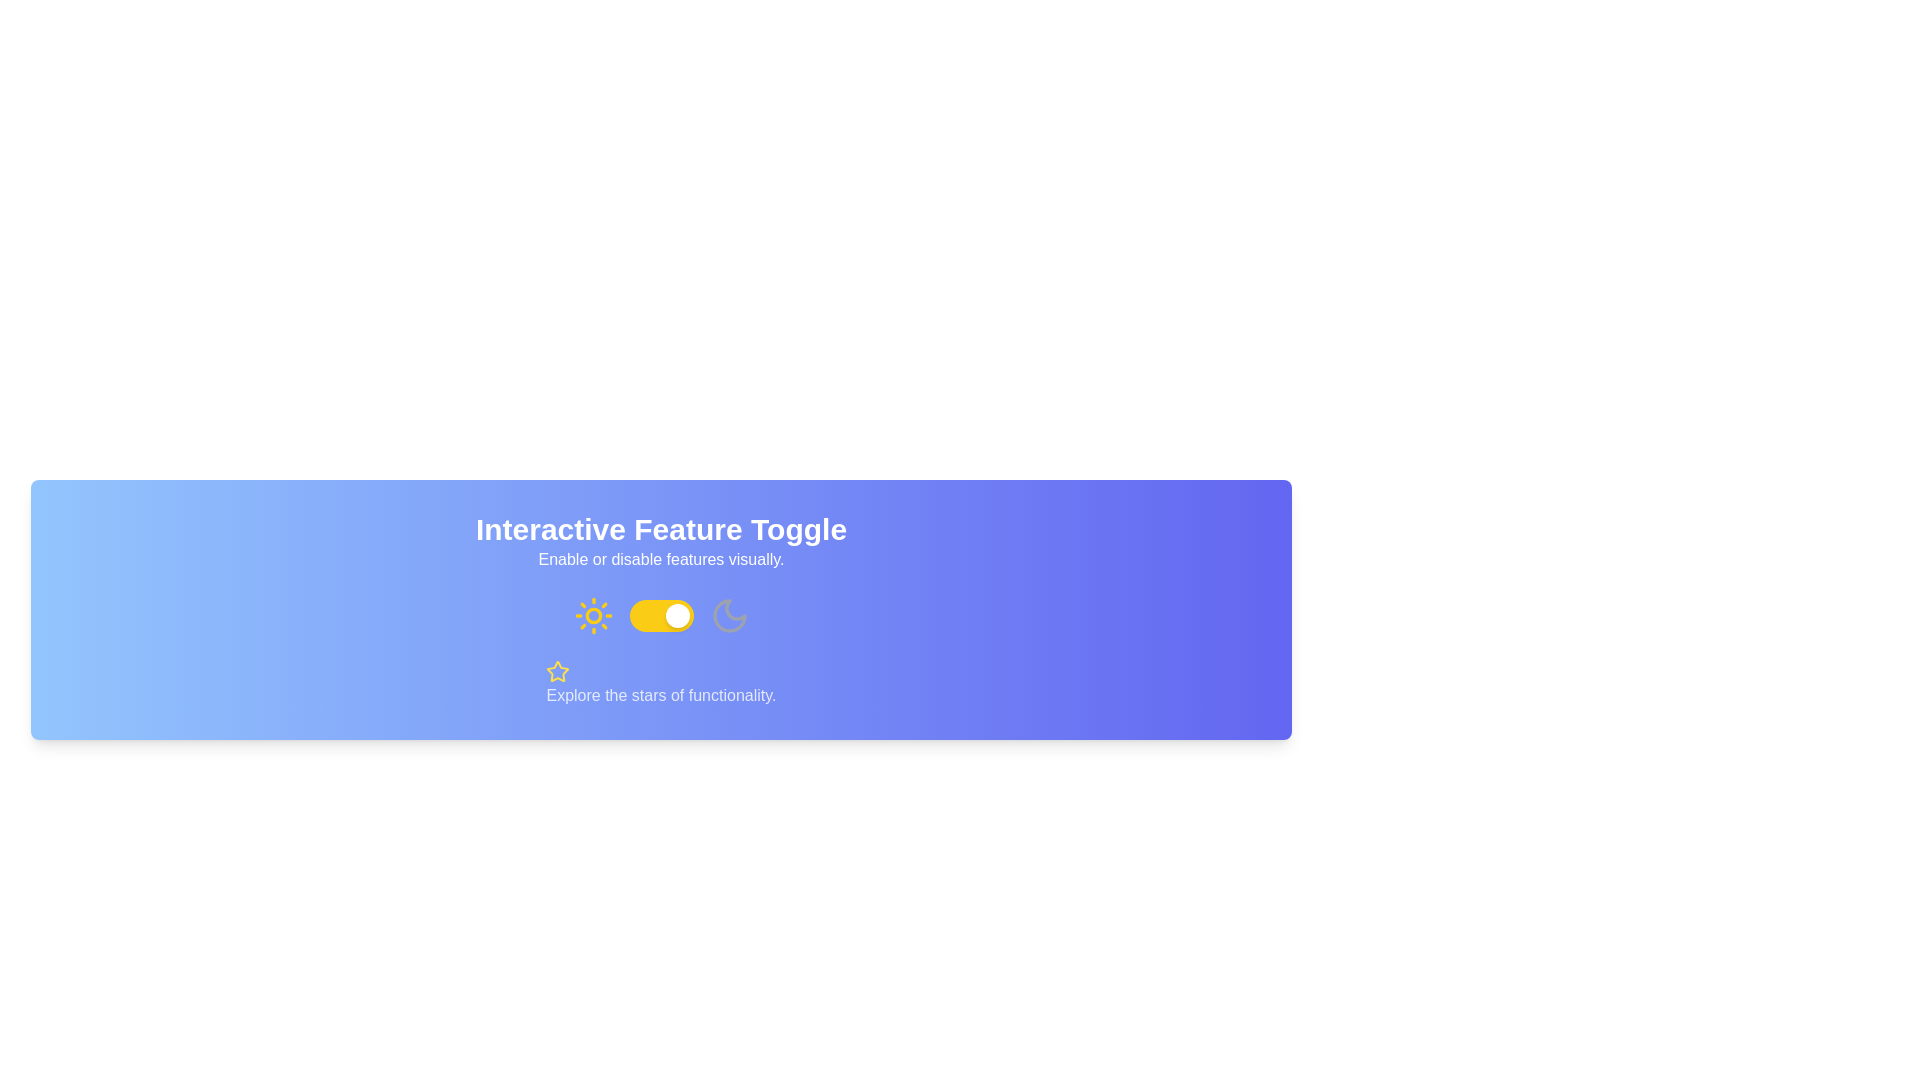 This screenshot has height=1080, width=1920. What do you see at coordinates (661, 528) in the screenshot?
I see `the prominent title text 'Interactive Feature Toggle' displayed in white over a gradient blue background` at bounding box center [661, 528].